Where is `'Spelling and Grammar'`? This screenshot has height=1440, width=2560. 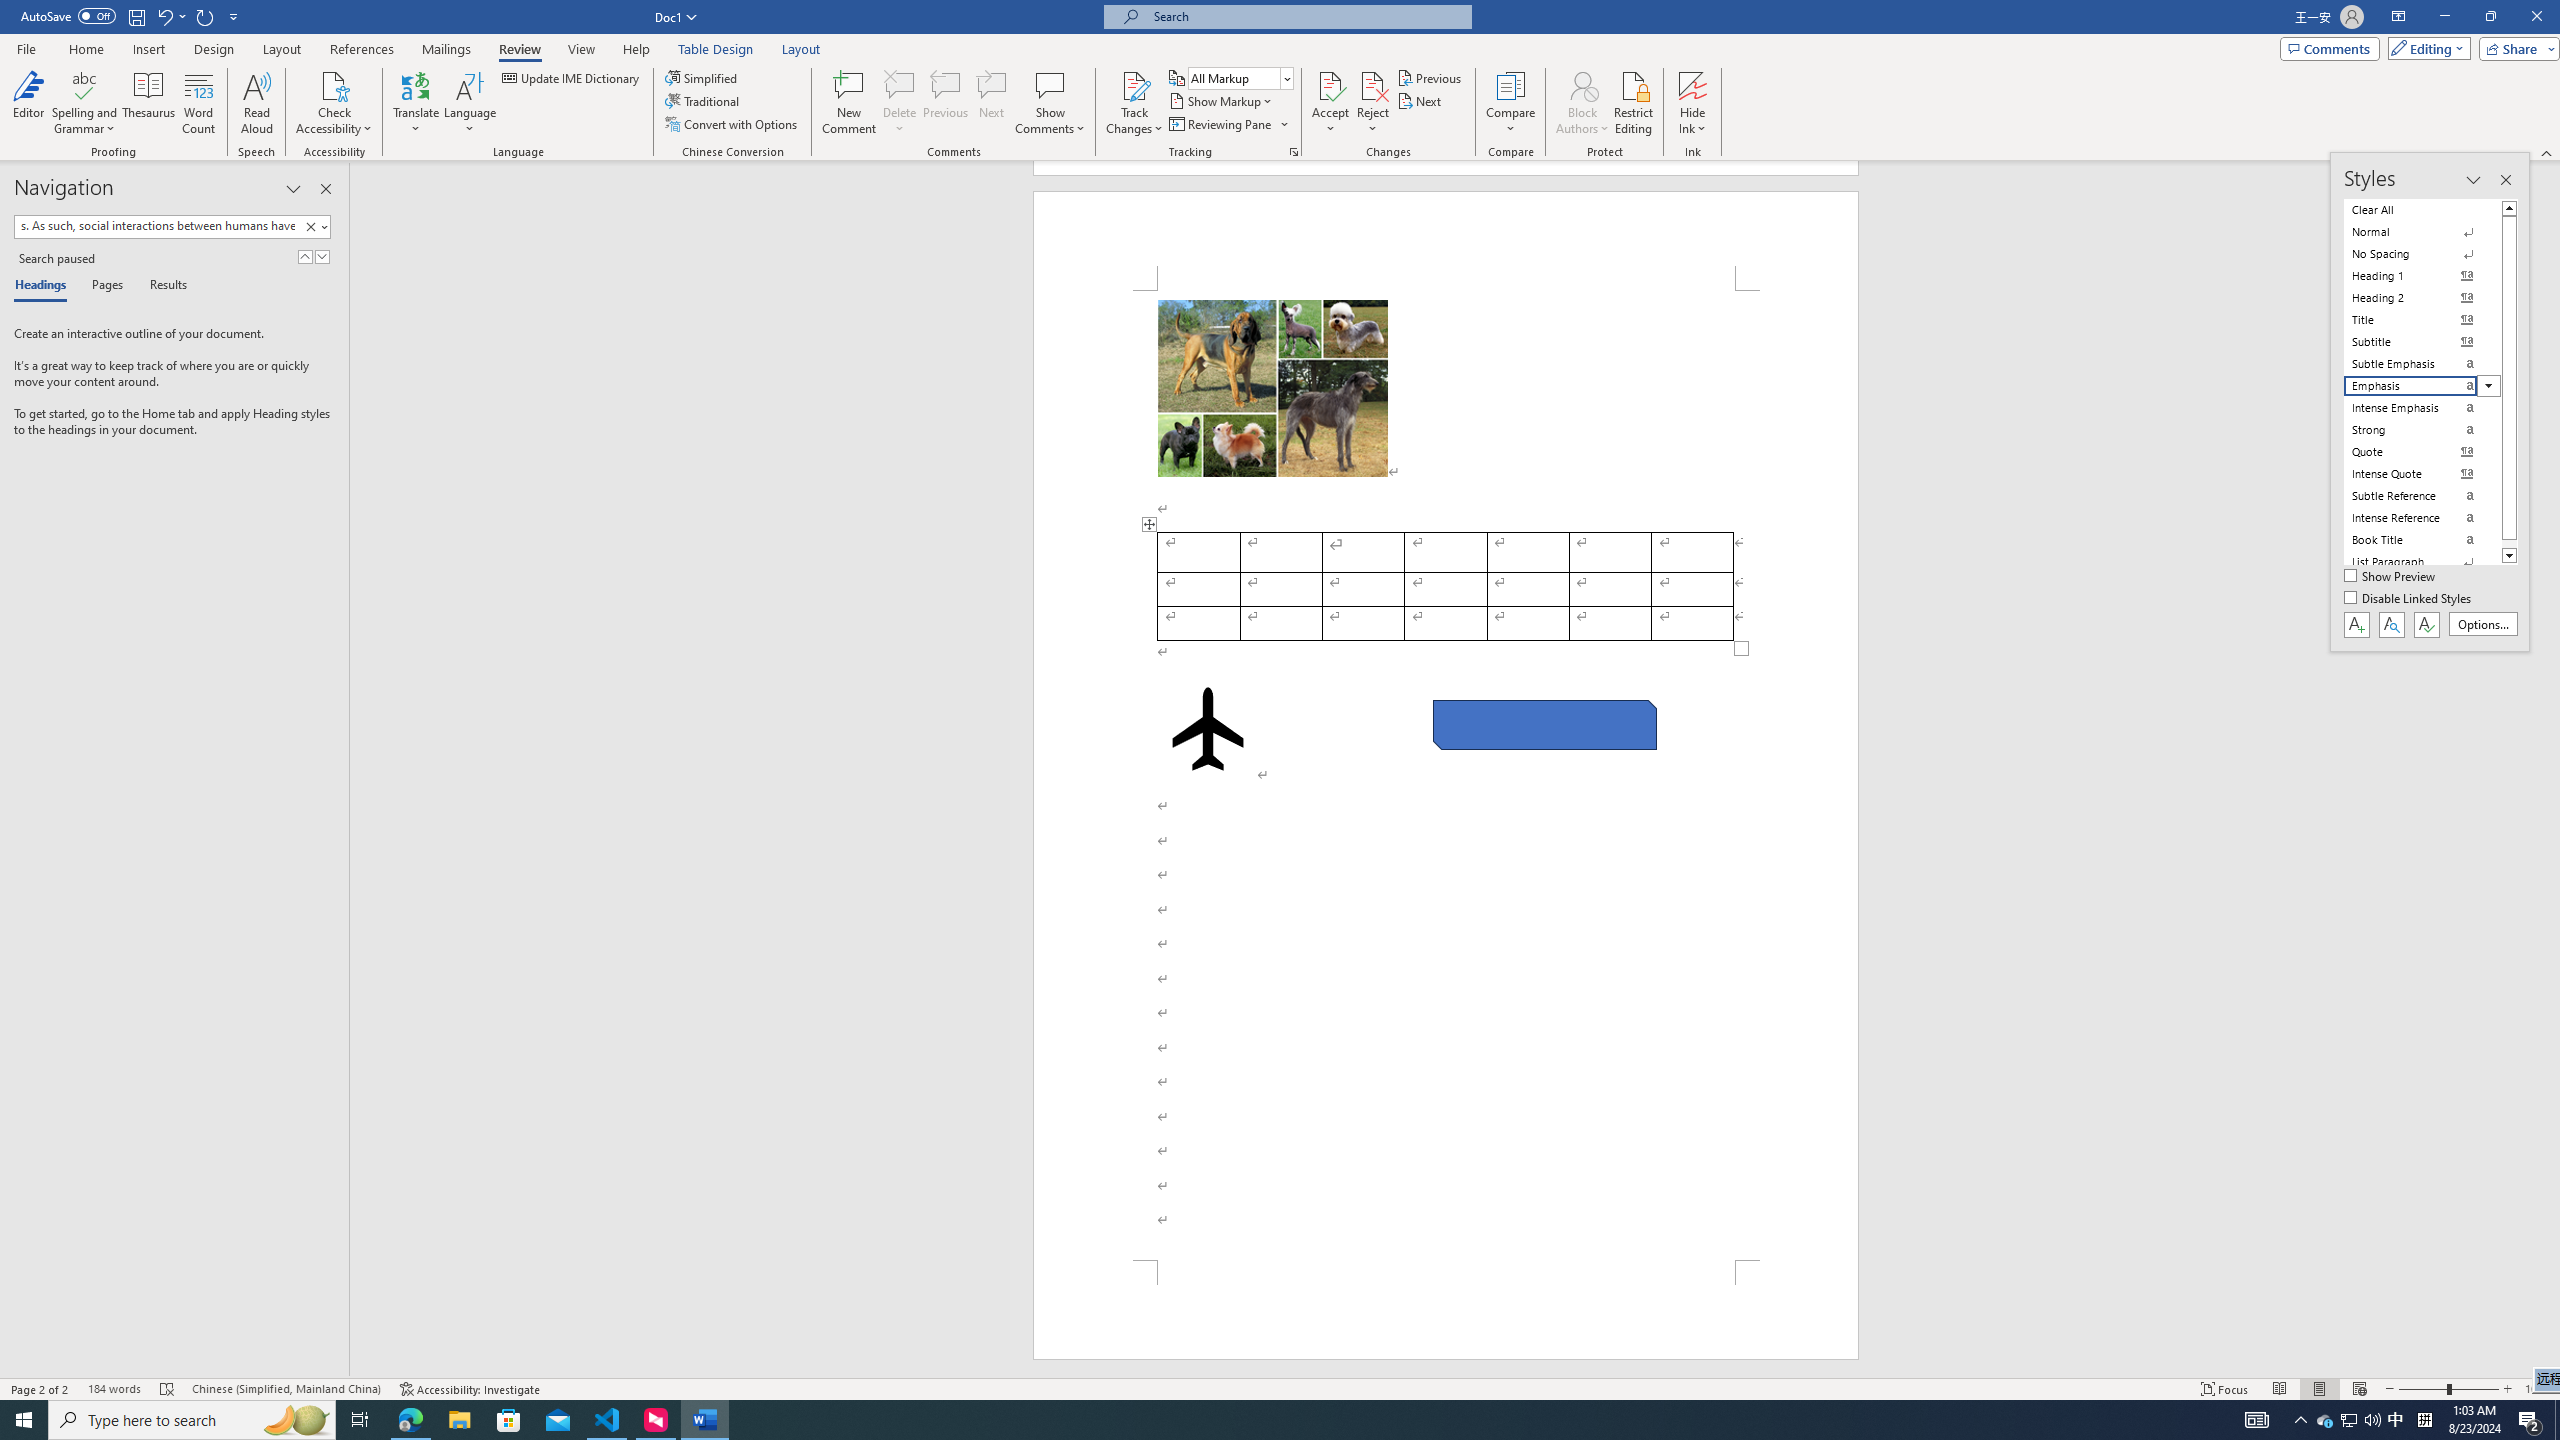 'Spelling and Grammar' is located at coordinates (85, 84).